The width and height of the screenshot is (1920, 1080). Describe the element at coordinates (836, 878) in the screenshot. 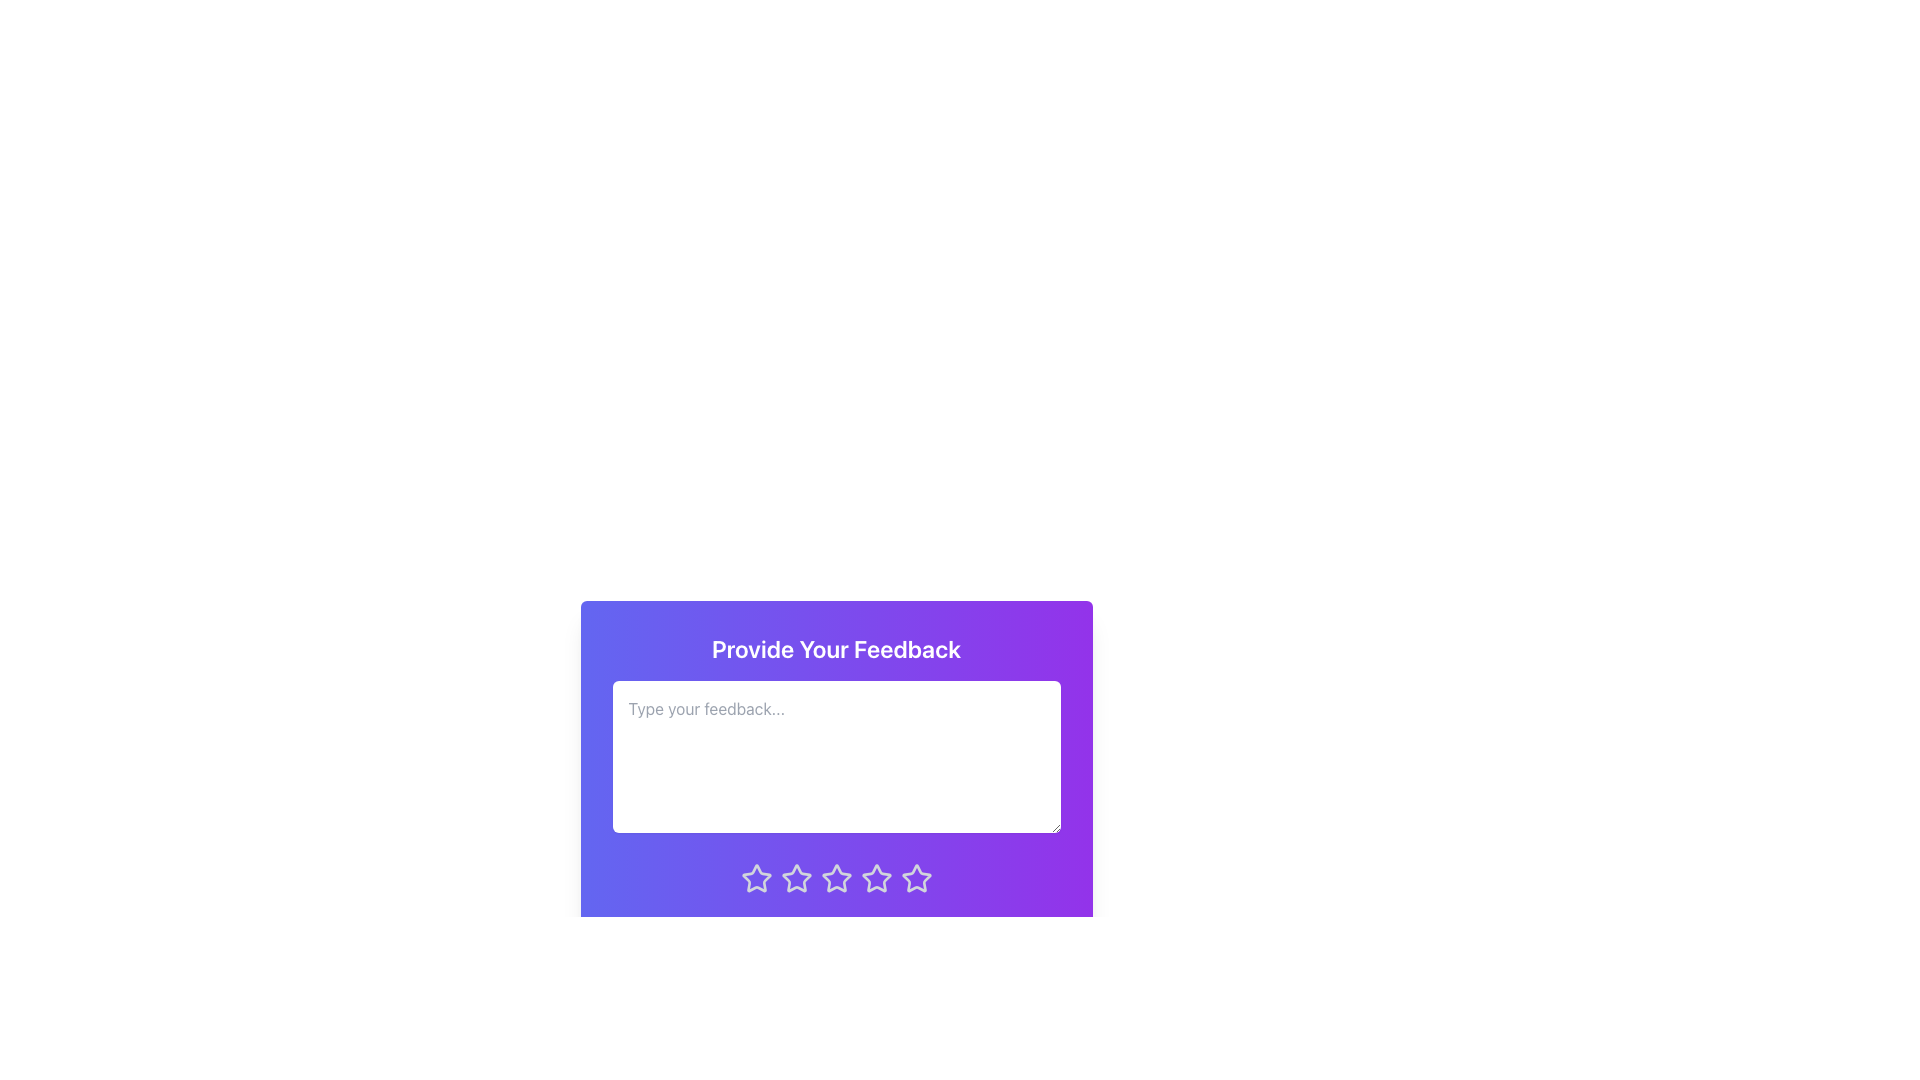

I see `the fourth star-shaped rating icon in a row of five stars` at that location.